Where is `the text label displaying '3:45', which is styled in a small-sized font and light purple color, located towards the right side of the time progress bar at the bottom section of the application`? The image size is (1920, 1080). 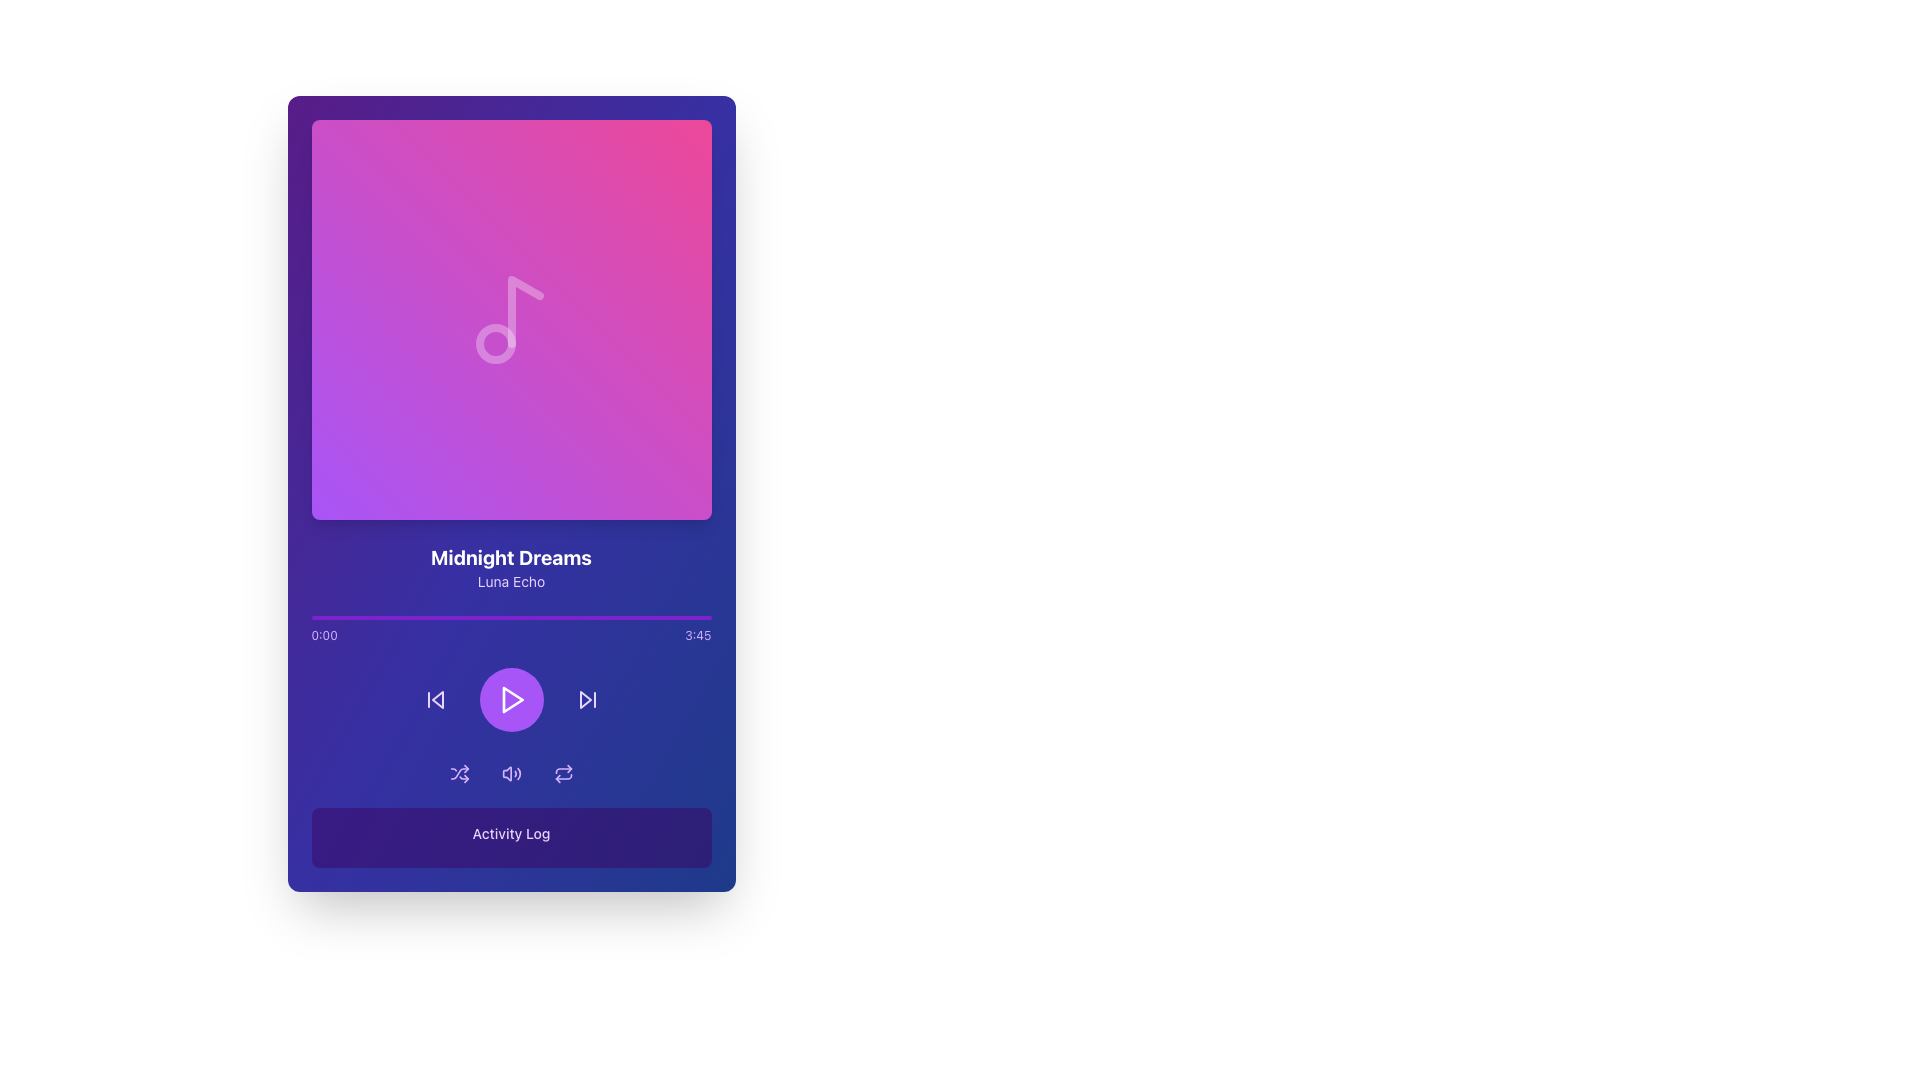
the text label displaying '3:45', which is styled in a small-sized font and light purple color, located towards the right side of the time progress bar at the bottom section of the application is located at coordinates (698, 636).